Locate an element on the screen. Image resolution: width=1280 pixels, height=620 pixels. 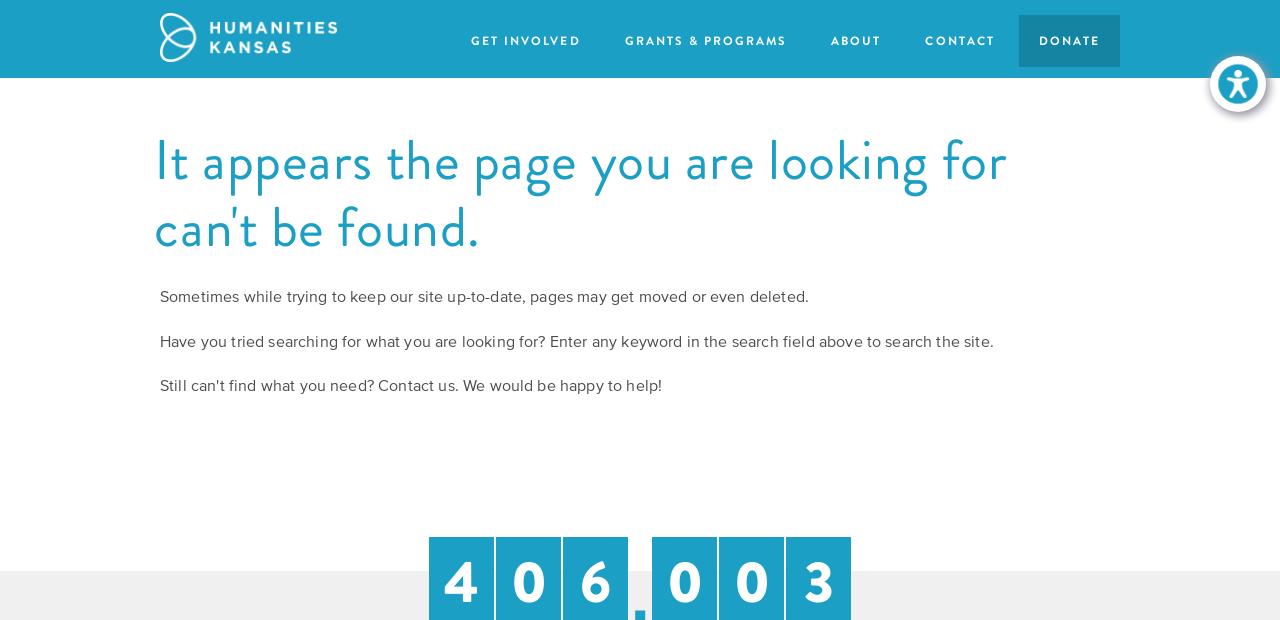
'Contact us' is located at coordinates (415, 384).